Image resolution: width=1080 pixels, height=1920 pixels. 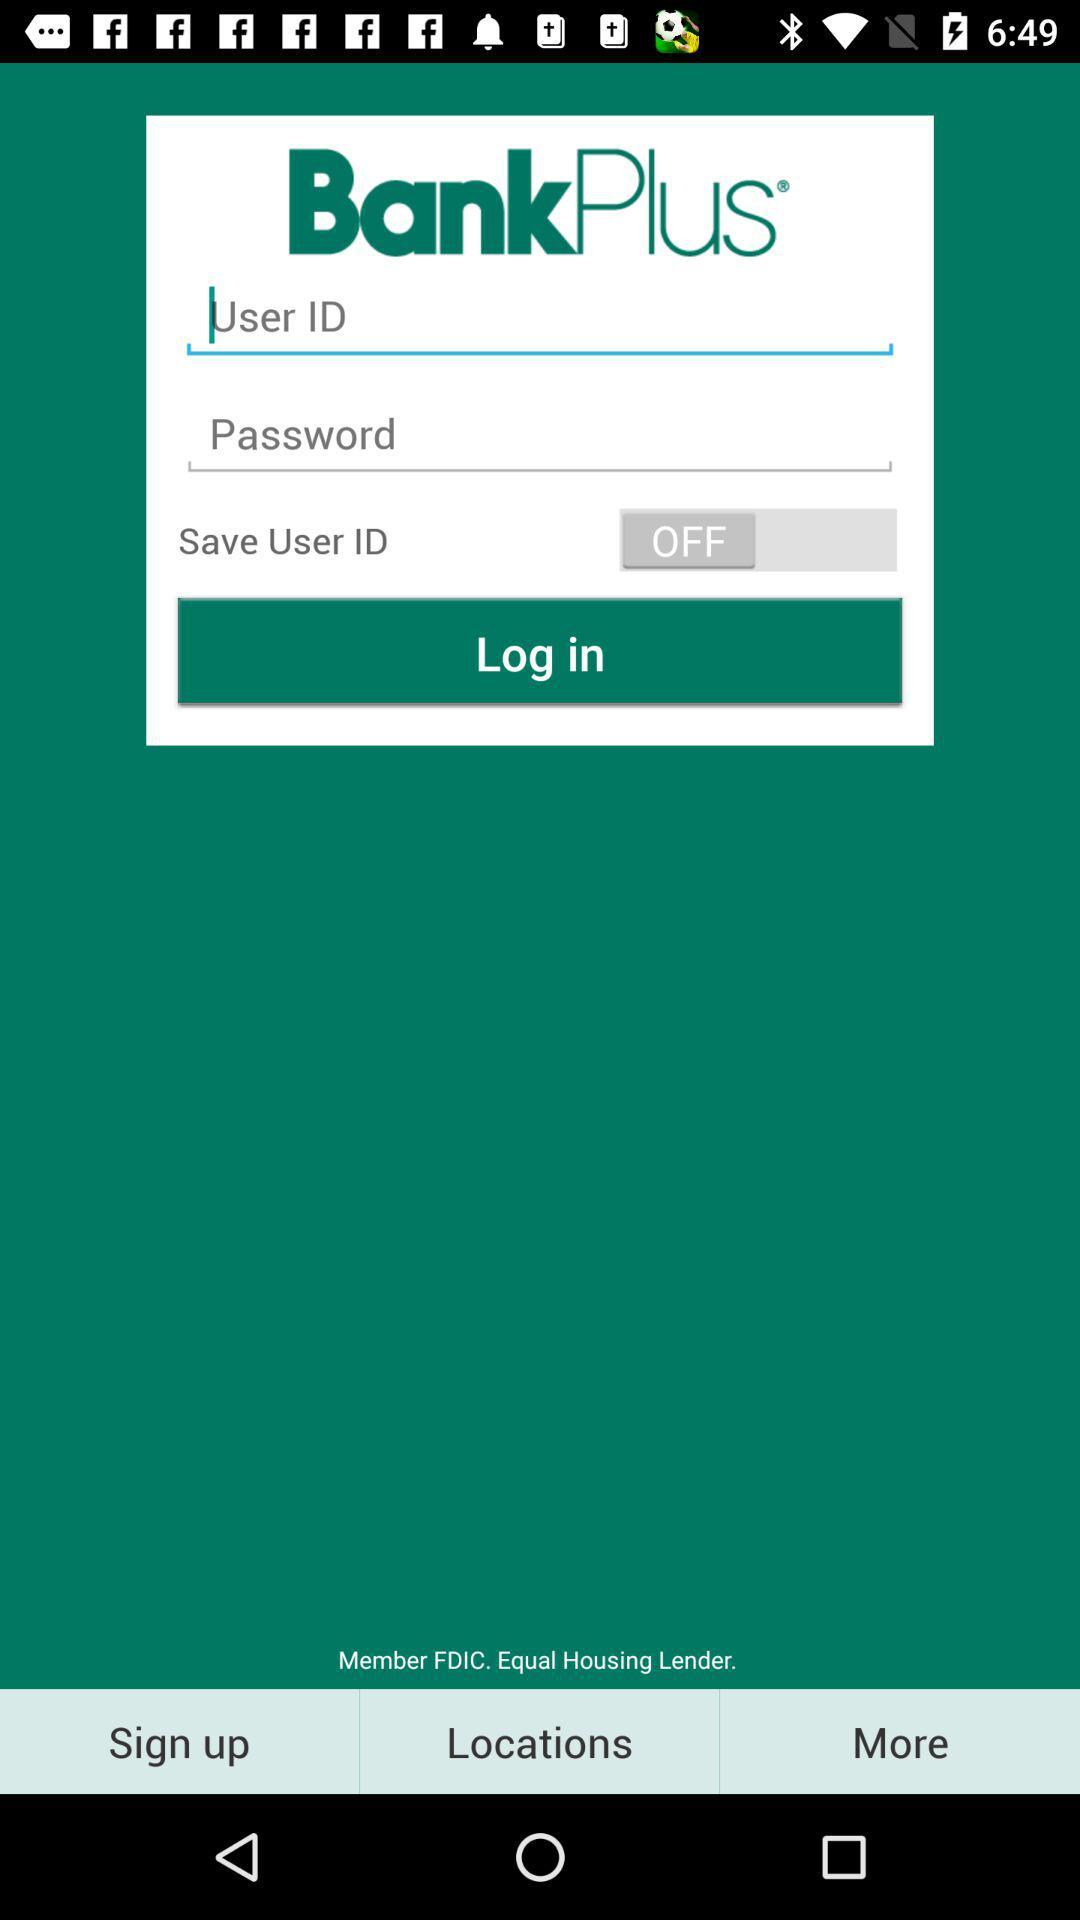 I want to click on the locations item, so click(x=538, y=1740).